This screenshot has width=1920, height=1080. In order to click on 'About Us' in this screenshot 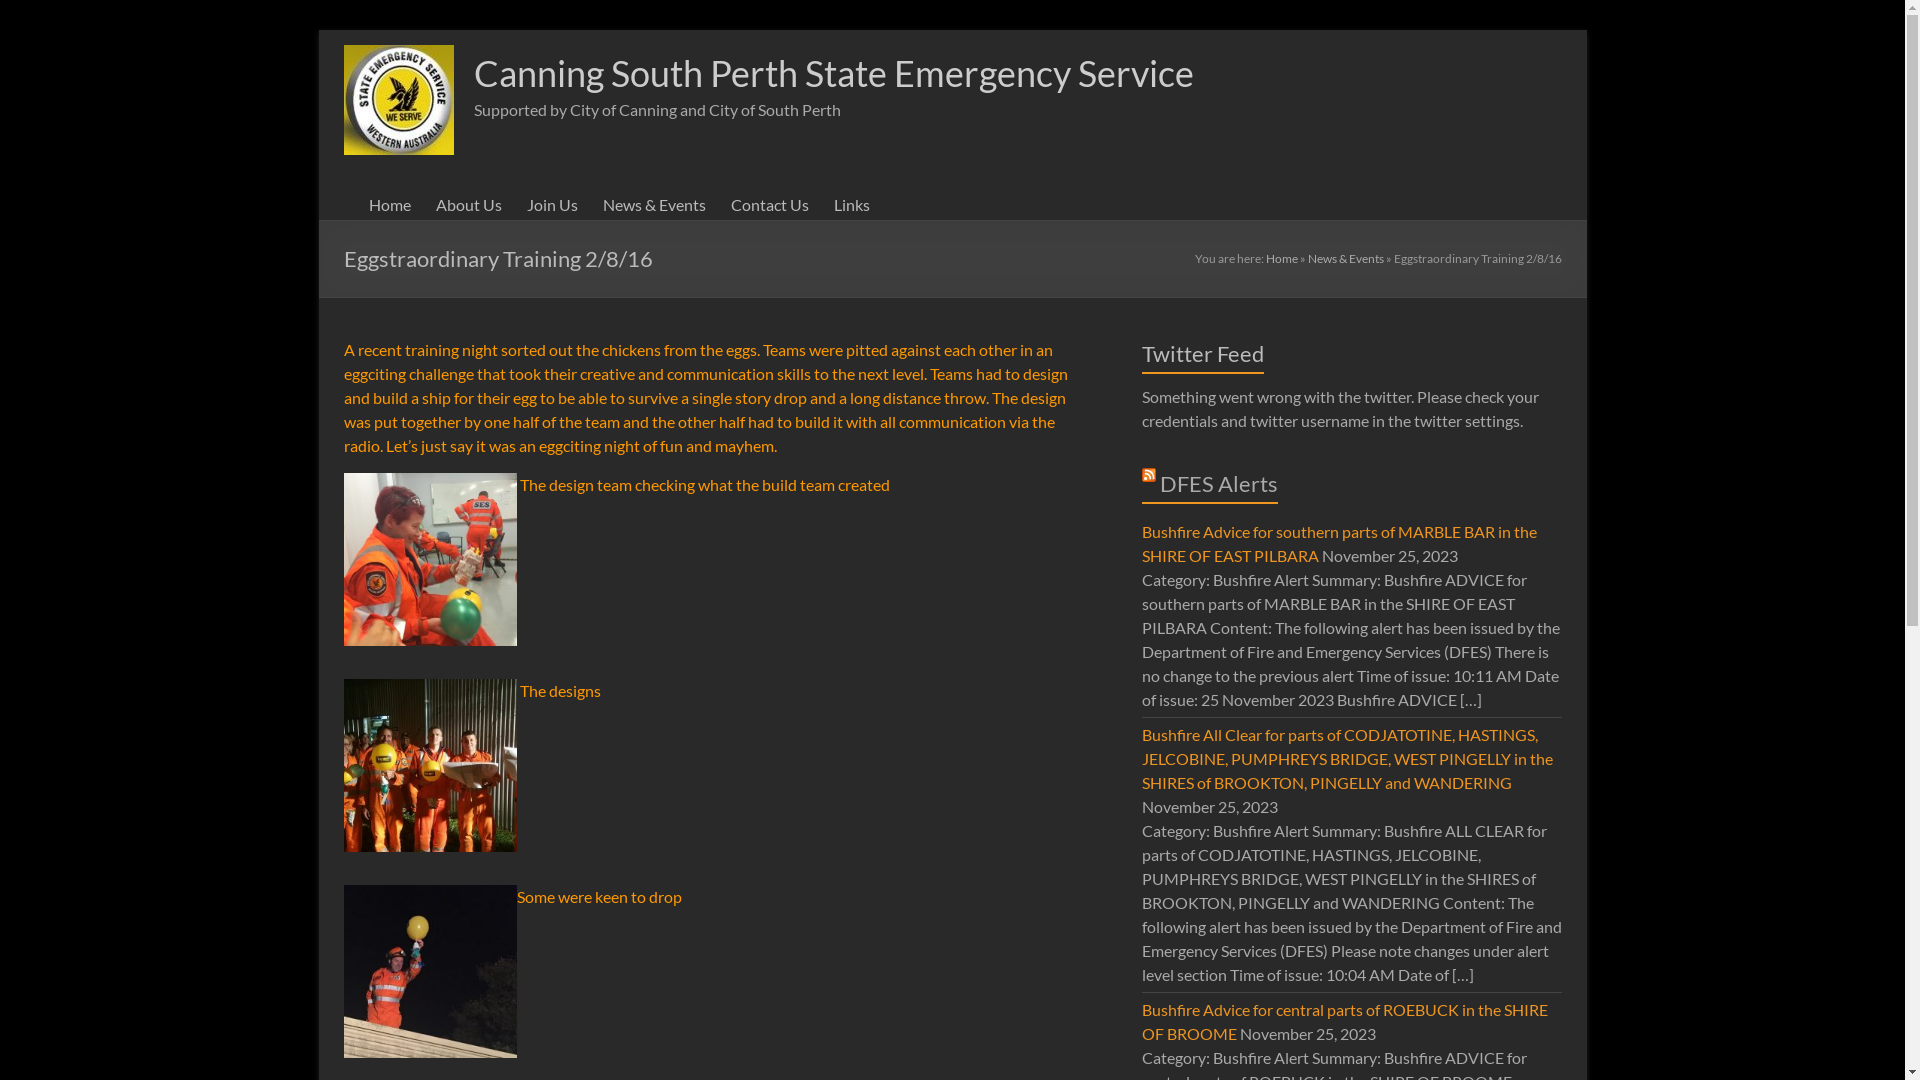, I will do `click(468, 204)`.